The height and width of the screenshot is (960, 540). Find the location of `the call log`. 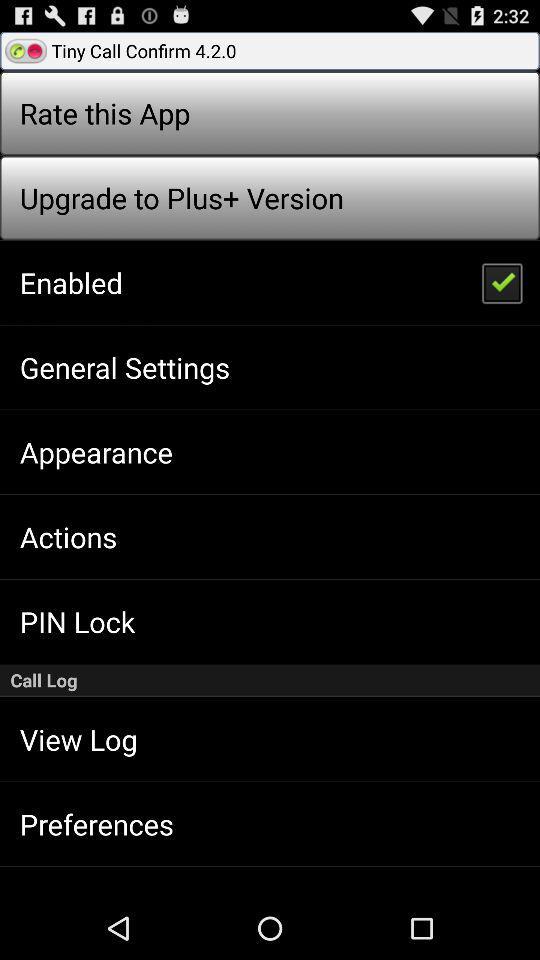

the call log is located at coordinates (270, 680).